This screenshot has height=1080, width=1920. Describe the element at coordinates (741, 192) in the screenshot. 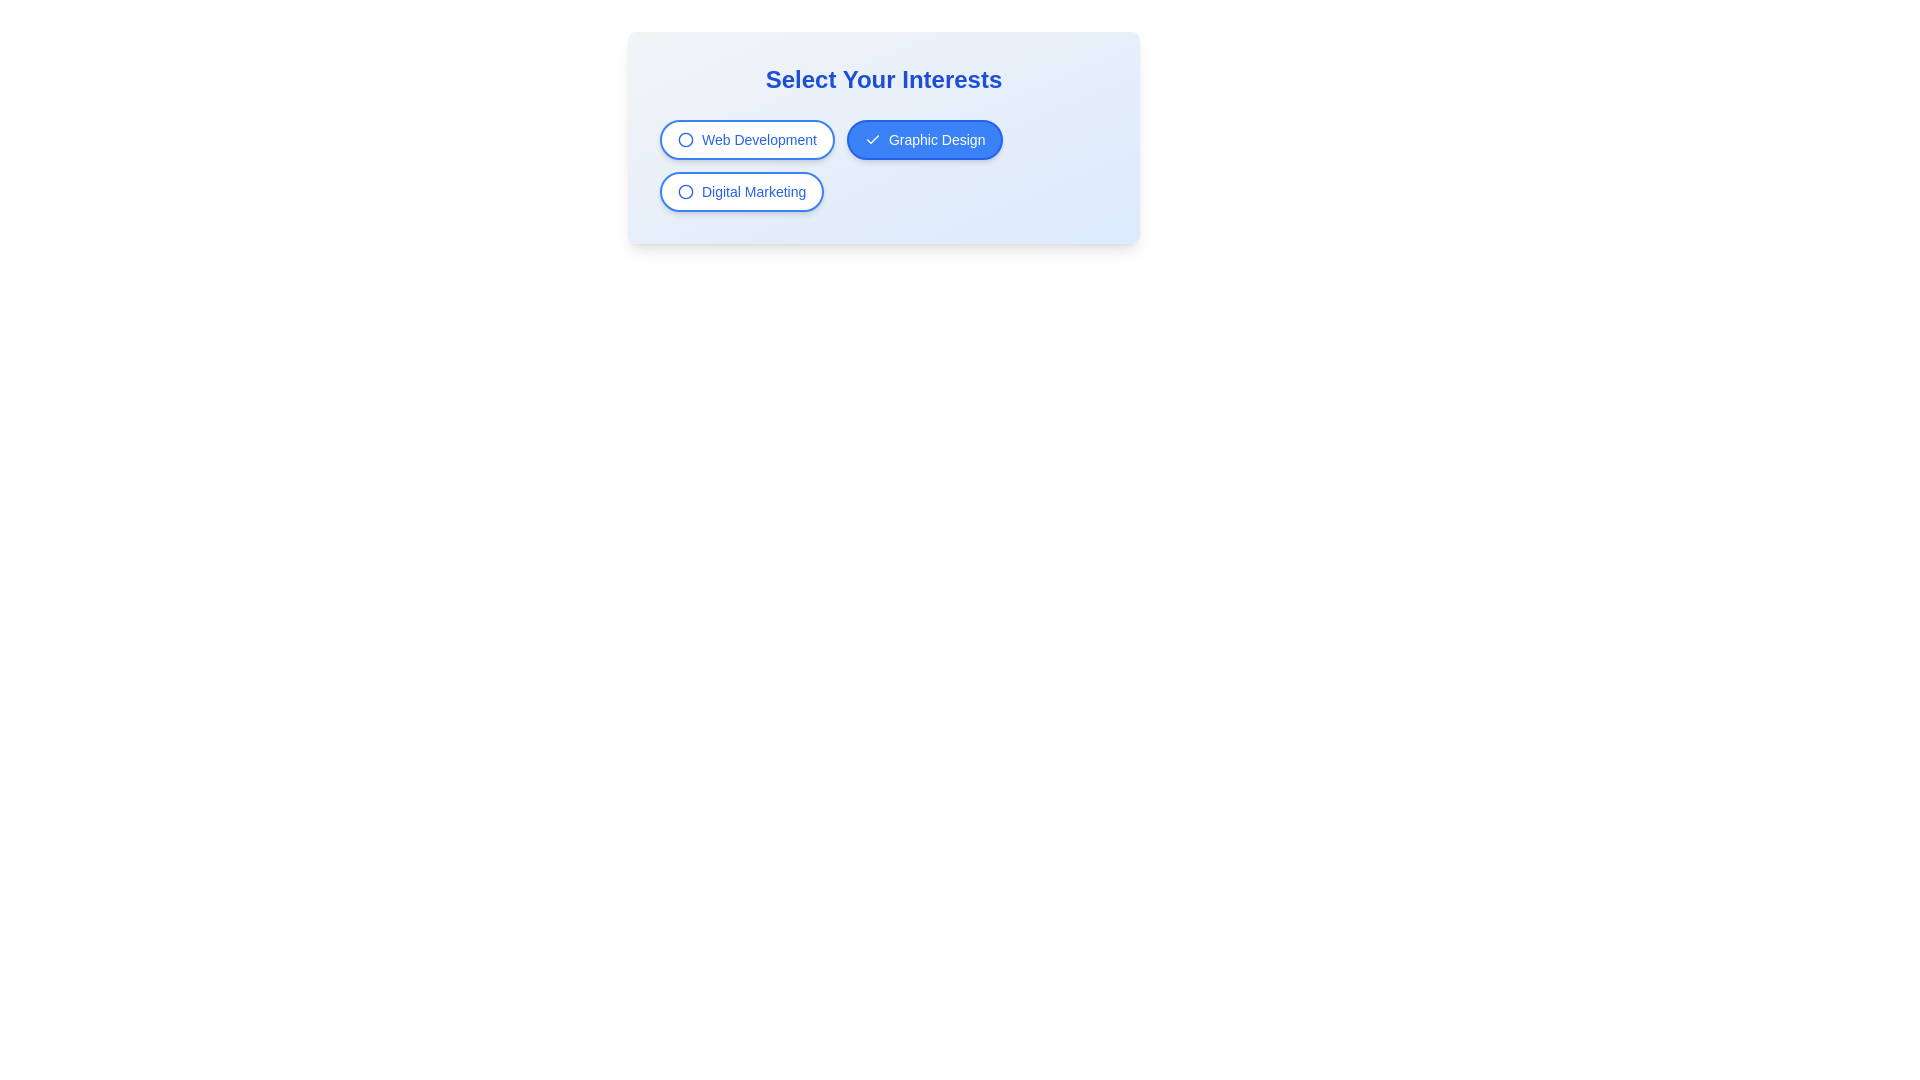

I see `the filter chip labeled Digital Marketing to toggle its state` at that location.